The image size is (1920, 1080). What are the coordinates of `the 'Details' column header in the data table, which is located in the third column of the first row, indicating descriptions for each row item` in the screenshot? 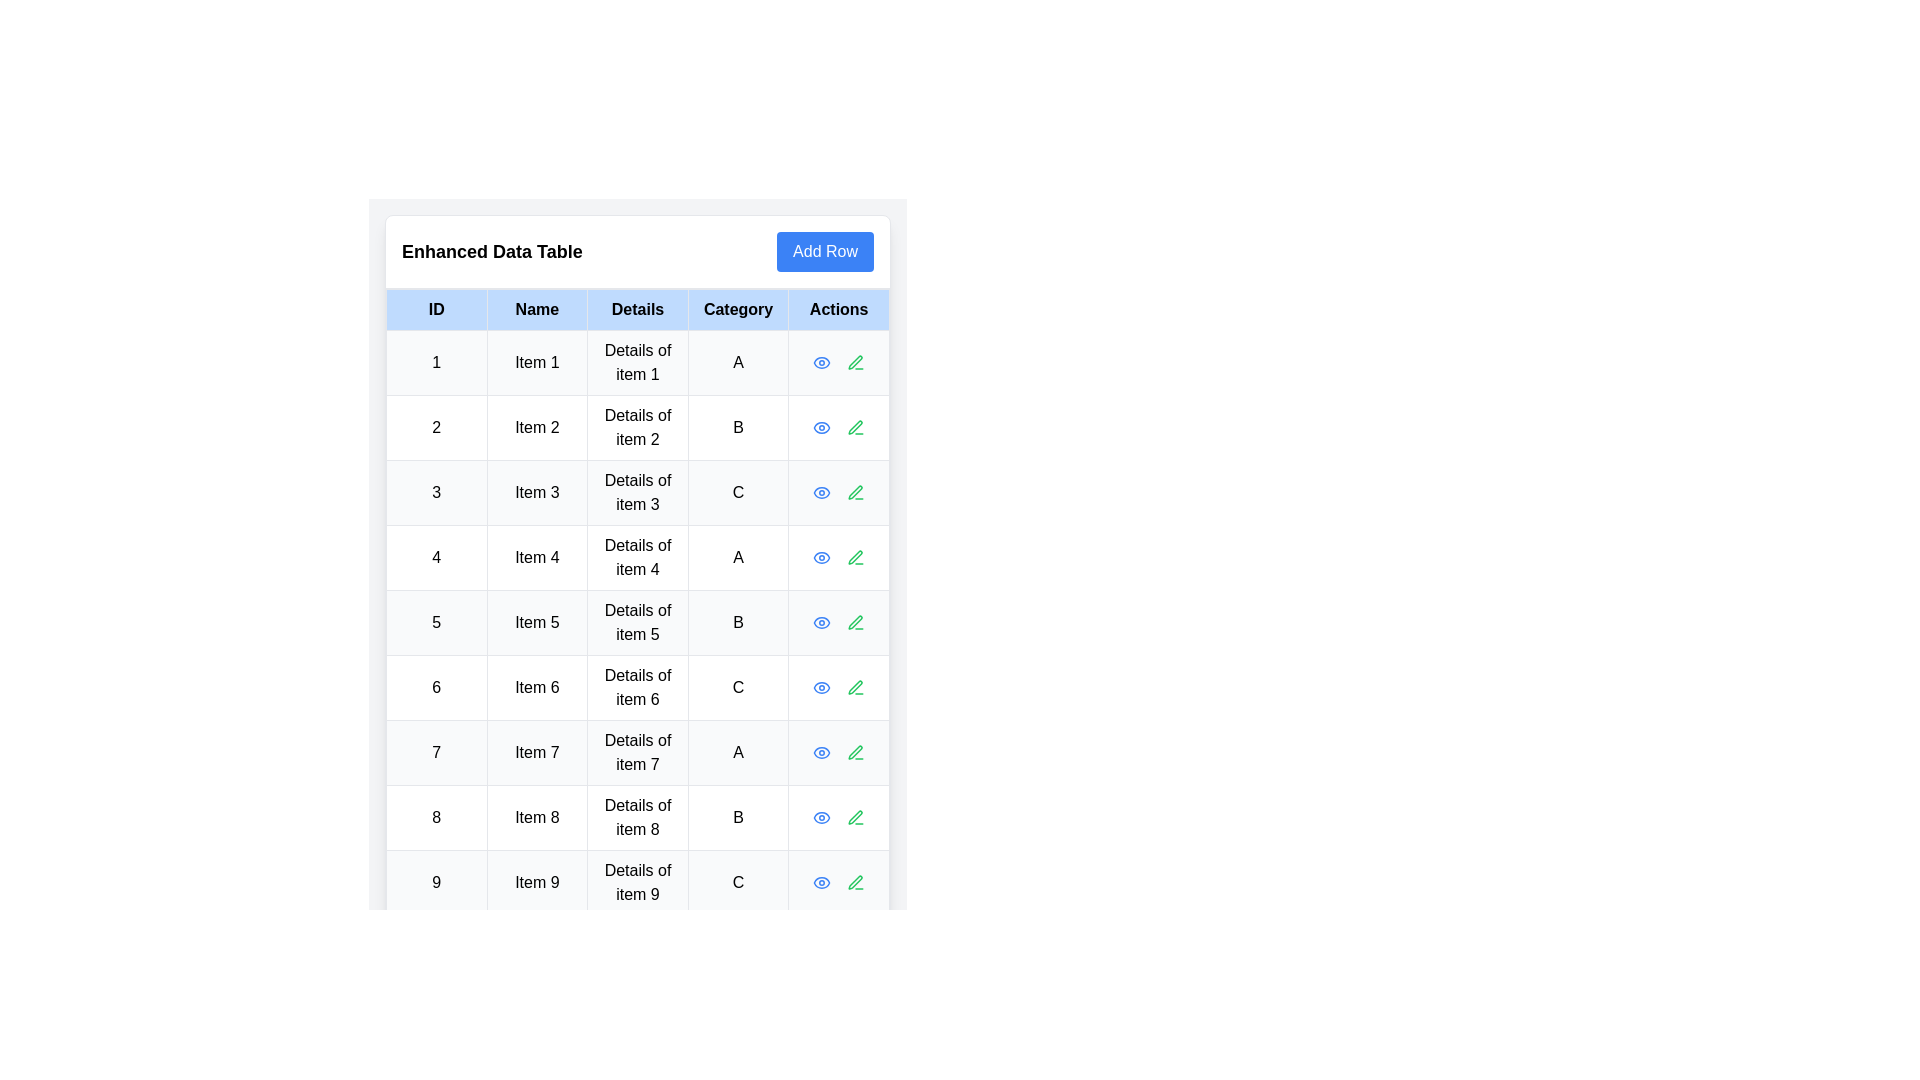 It's located at (637, 309).